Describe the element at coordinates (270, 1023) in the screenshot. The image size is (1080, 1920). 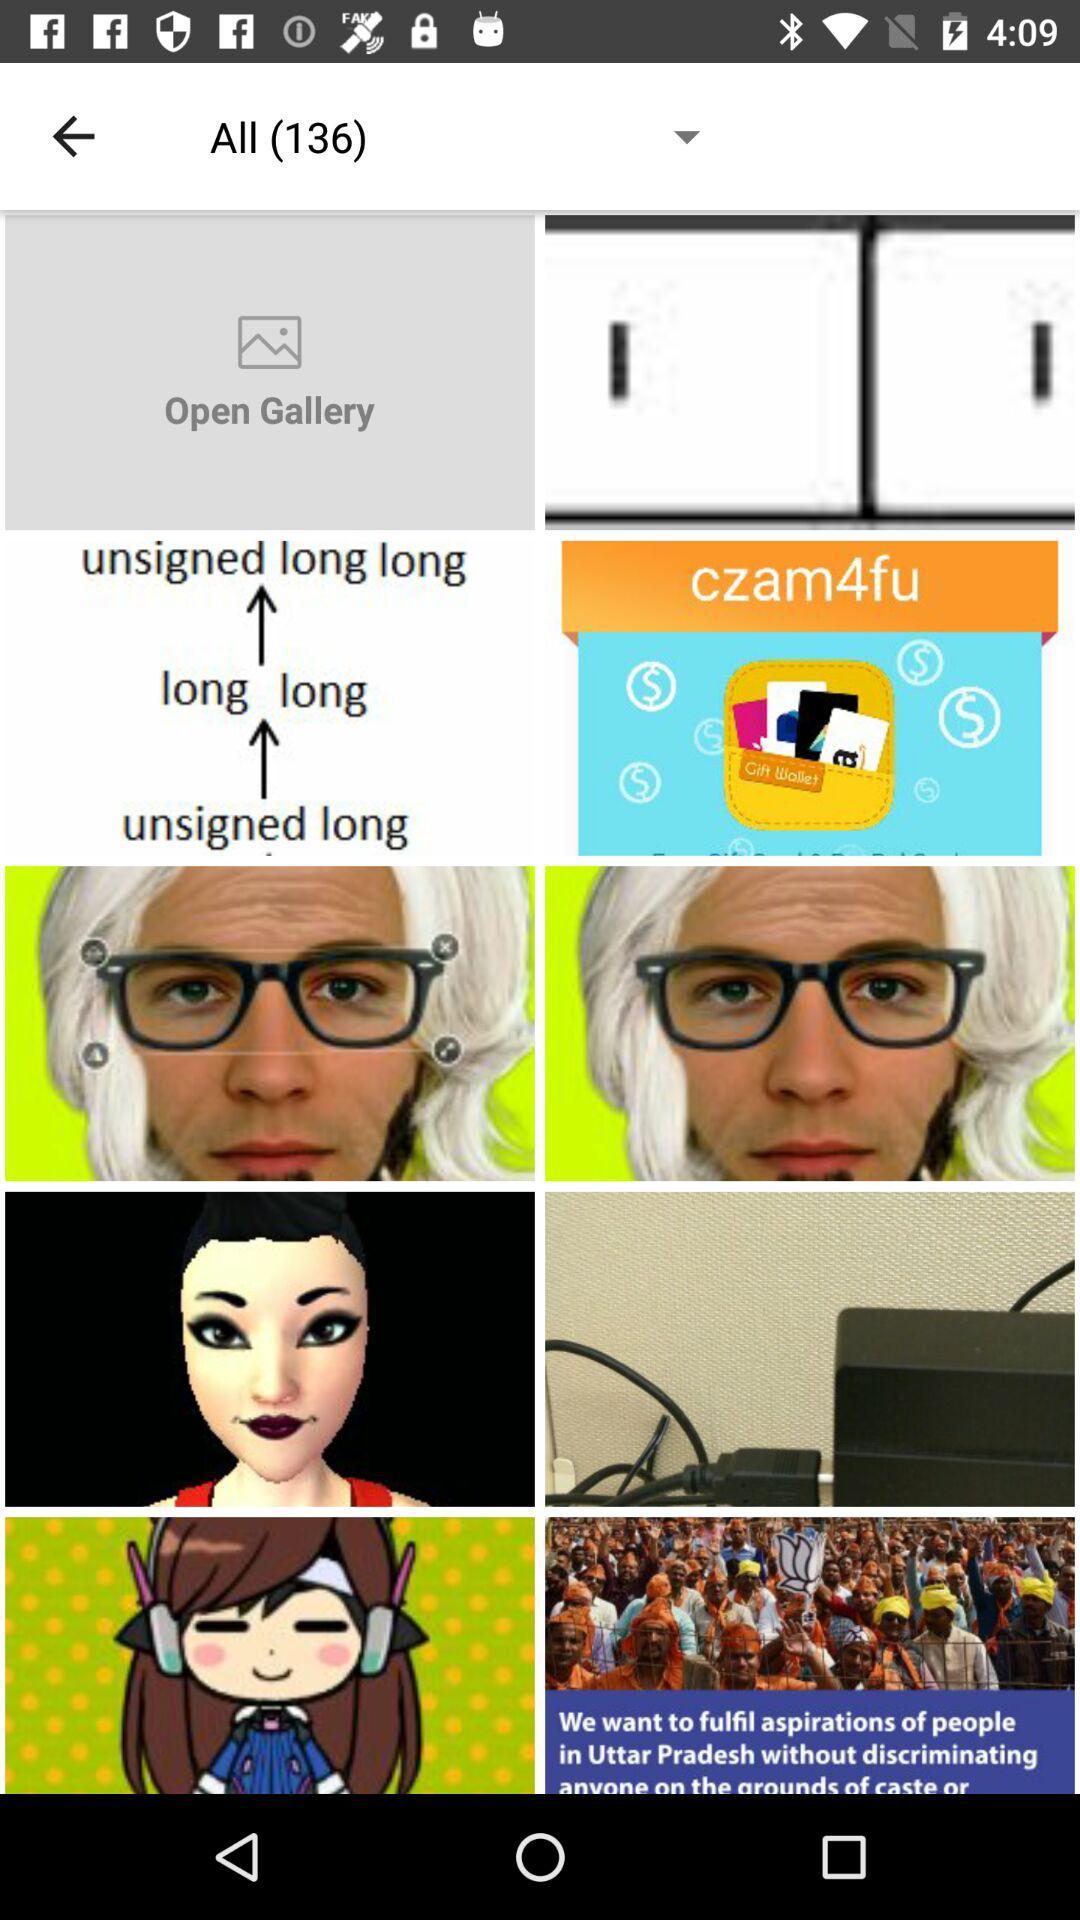
I see `advertisement image` at that location.